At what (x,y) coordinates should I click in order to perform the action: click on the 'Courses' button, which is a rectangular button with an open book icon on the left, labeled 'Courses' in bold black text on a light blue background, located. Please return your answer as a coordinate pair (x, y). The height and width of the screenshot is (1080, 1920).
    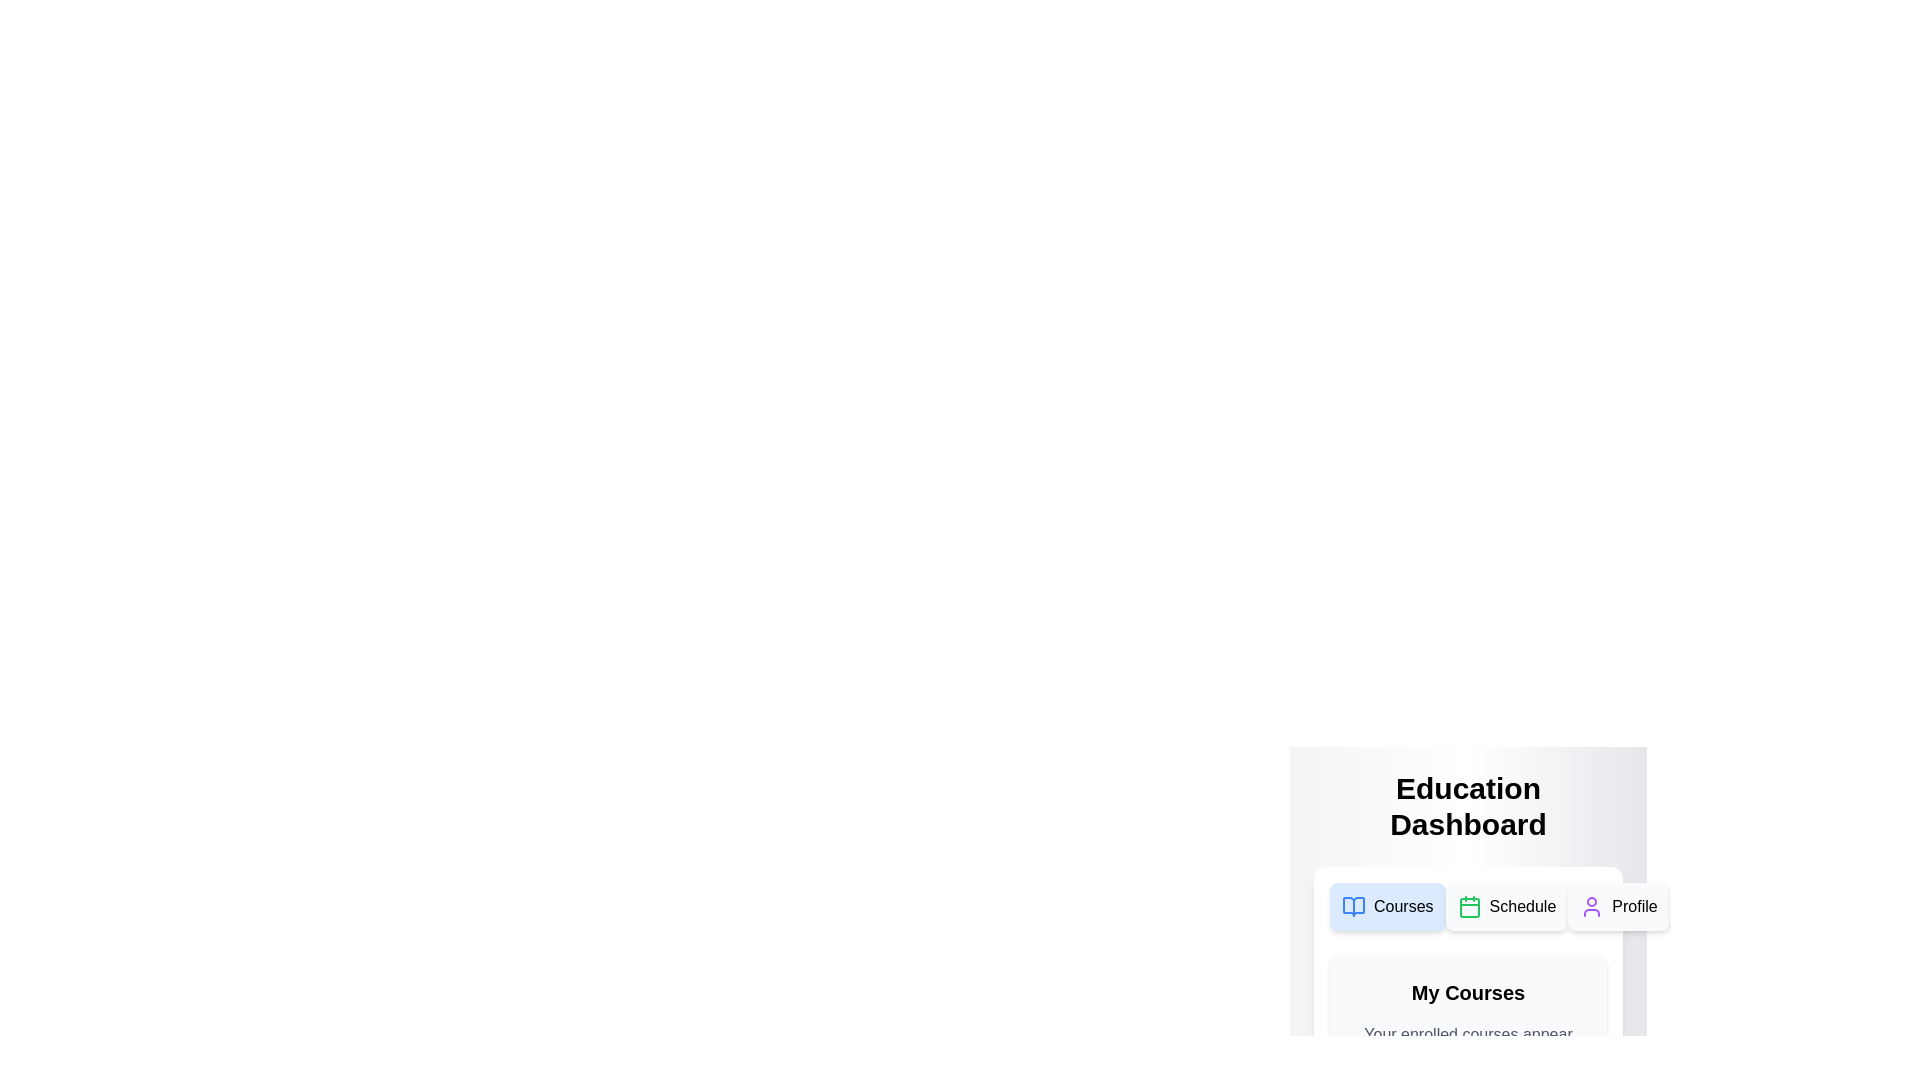
    Looking at the image, I should click on (1386, 906).